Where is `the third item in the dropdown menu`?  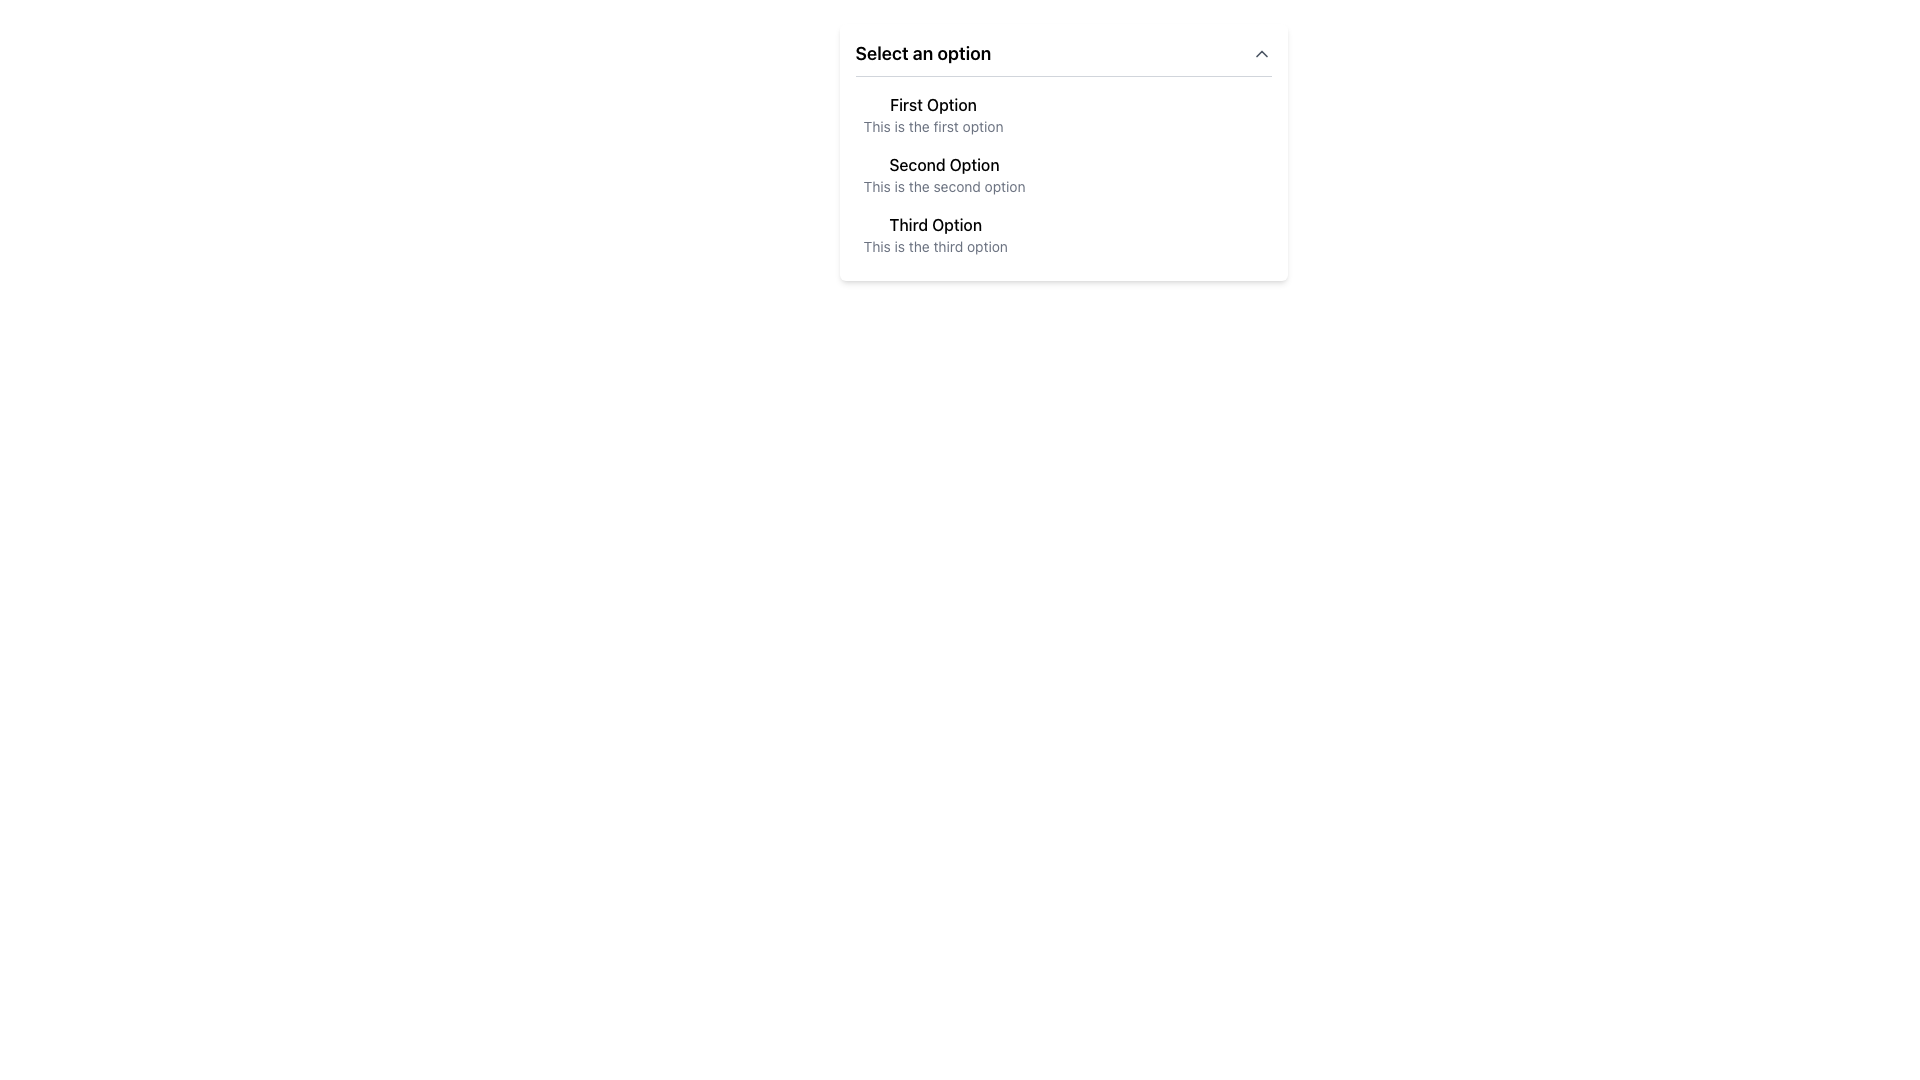
the third item in the dropdown menu is located at coordinates (1062, 234).